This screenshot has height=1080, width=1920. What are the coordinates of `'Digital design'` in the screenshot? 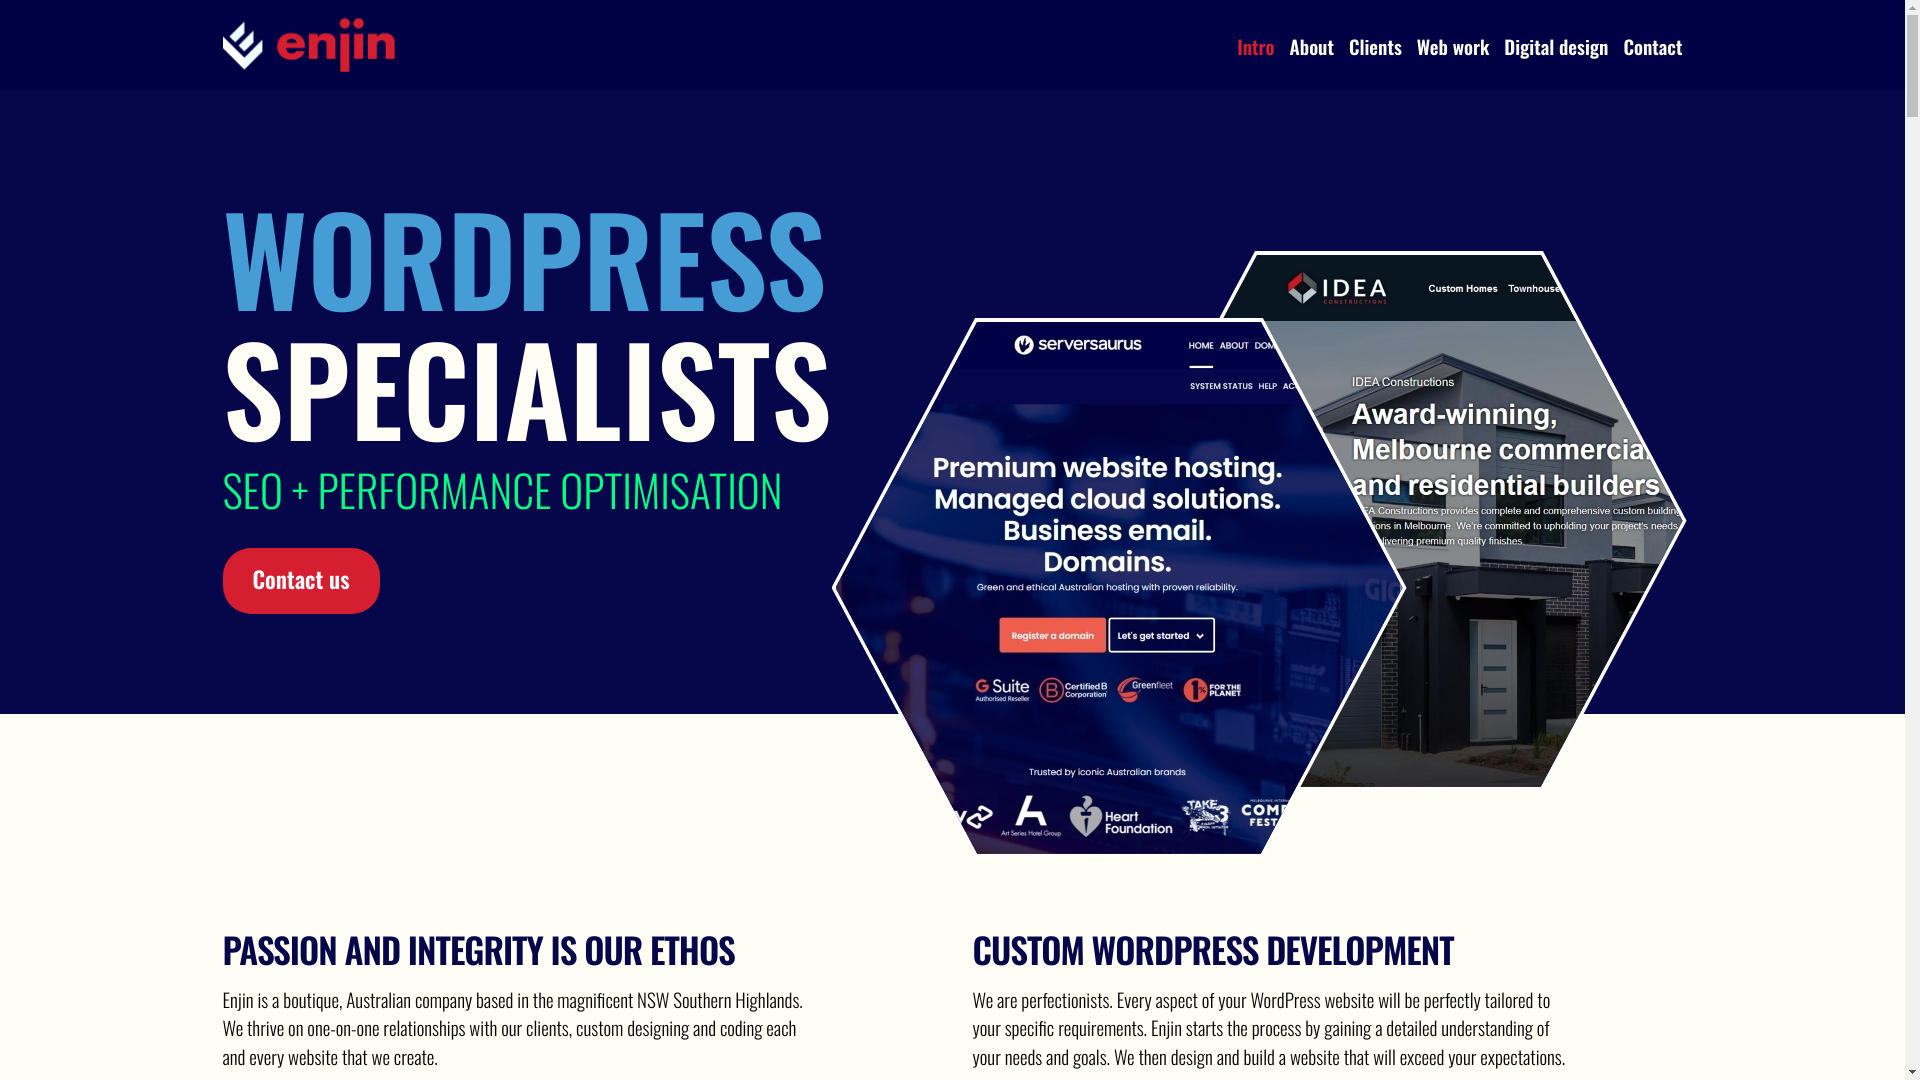 It's located at (1554, 46).